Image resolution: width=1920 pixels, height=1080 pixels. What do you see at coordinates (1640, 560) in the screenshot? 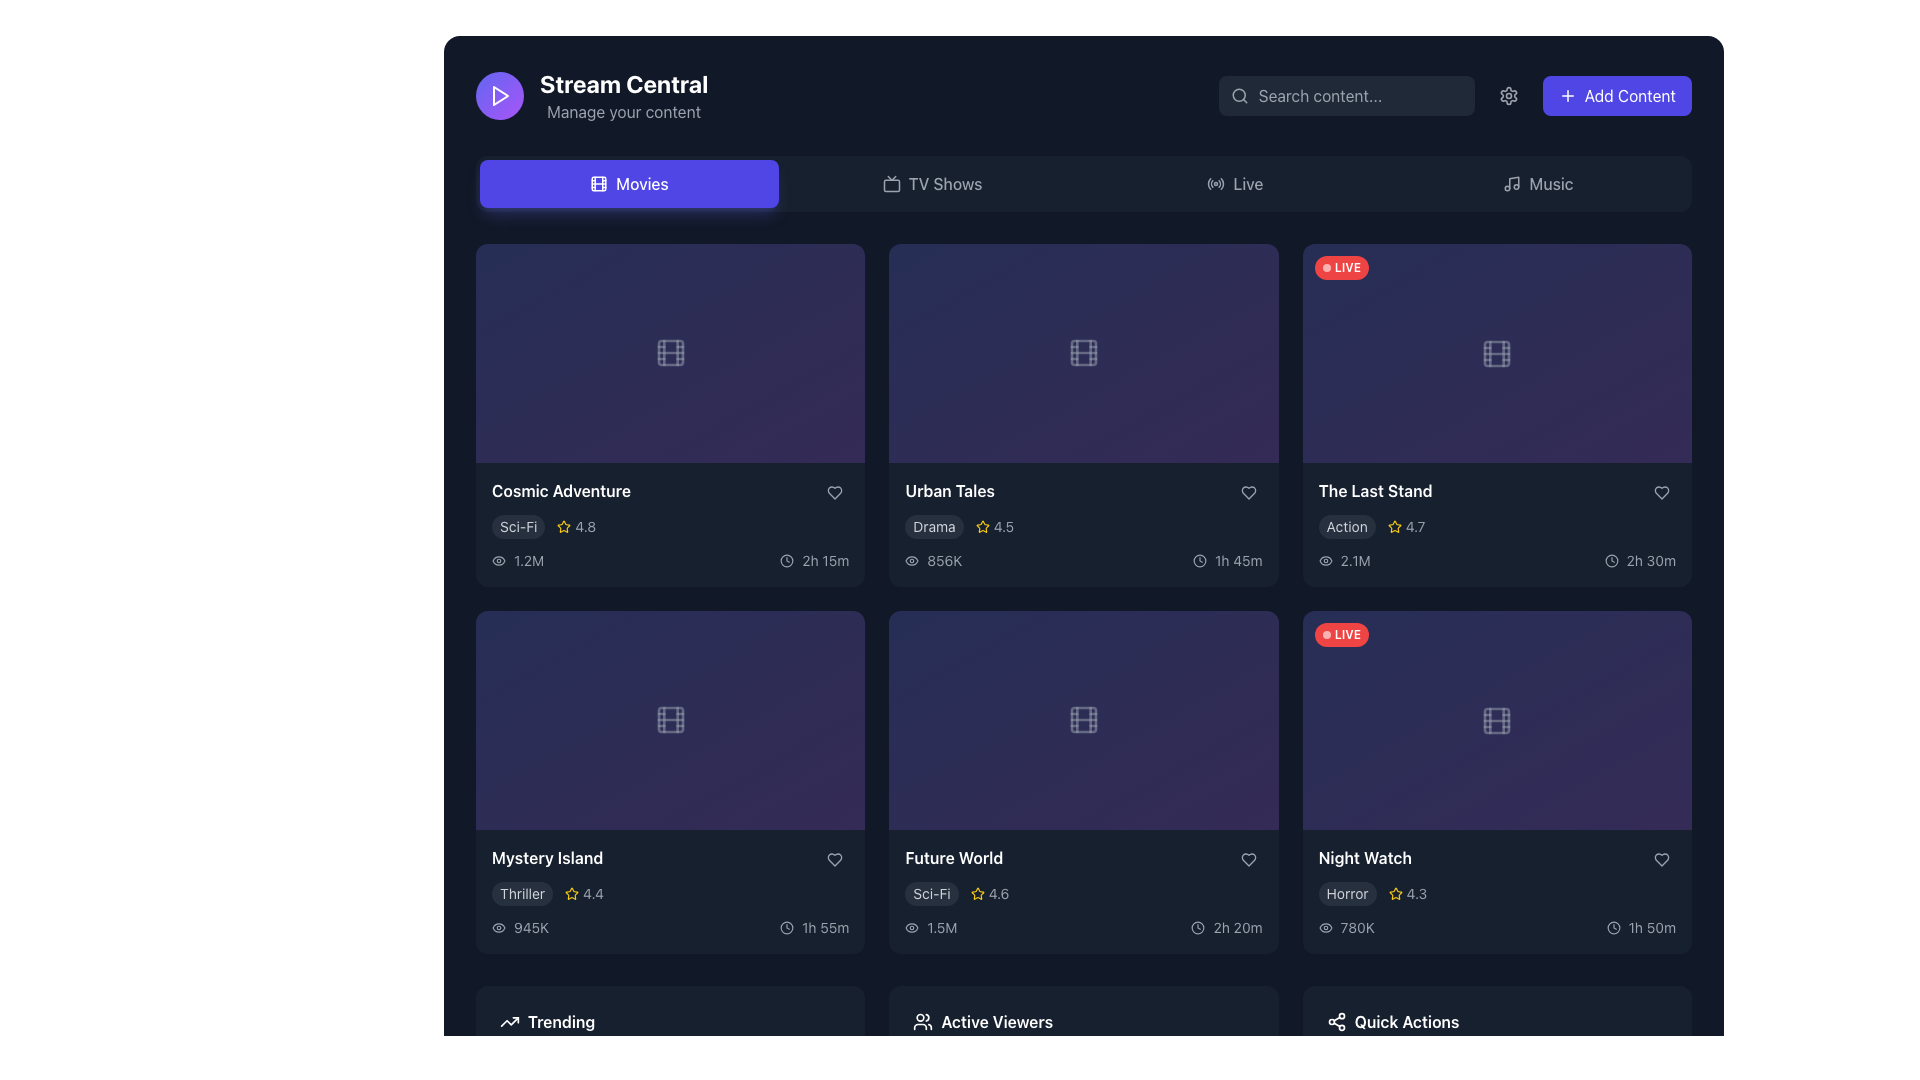
I see `the clock icon with text '2h 30m' located in the bottom-right corner of the card titled 'The Last Stand'` at bounding box center [1640, 560].